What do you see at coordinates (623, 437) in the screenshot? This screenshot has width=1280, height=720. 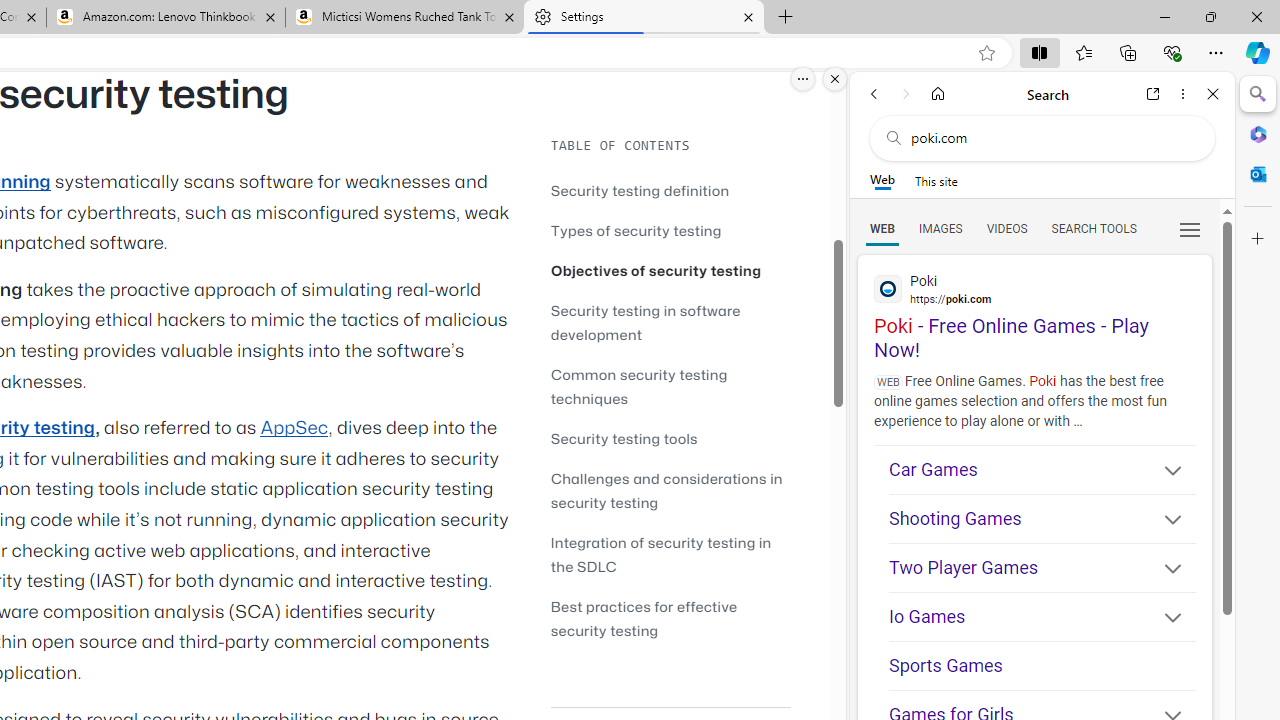 I see `'Security testing tools'` at bounding box center [623, 437].